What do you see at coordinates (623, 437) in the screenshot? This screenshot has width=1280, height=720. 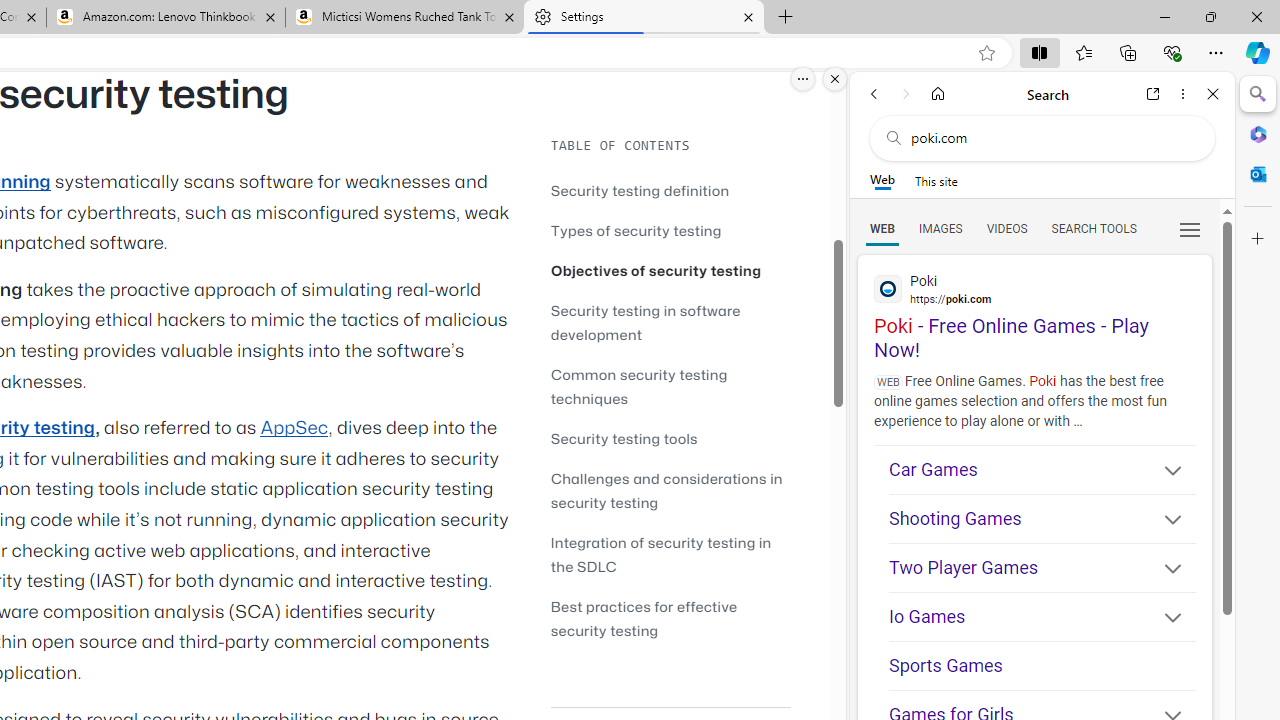 I see `'Security testing tools'` at bounding box center [623, 437].